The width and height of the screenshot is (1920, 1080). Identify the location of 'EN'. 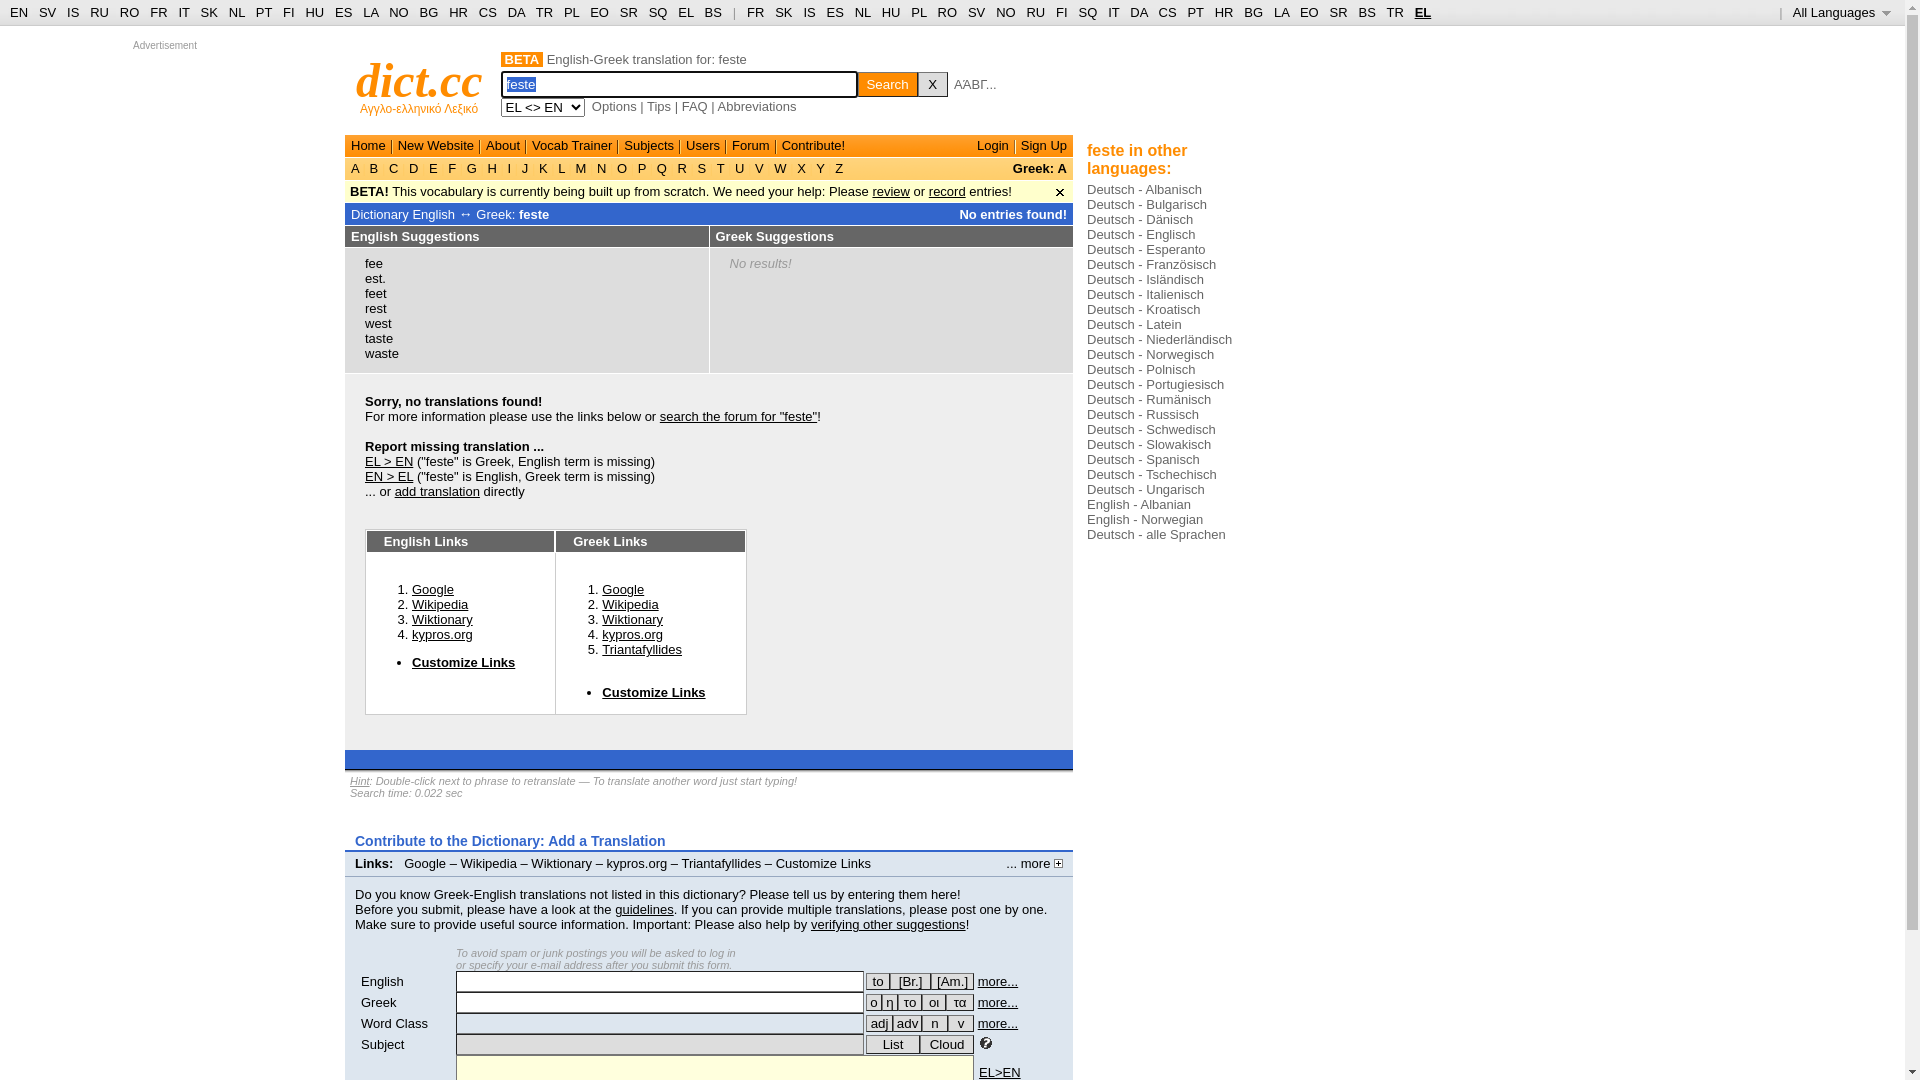
(19, 12).